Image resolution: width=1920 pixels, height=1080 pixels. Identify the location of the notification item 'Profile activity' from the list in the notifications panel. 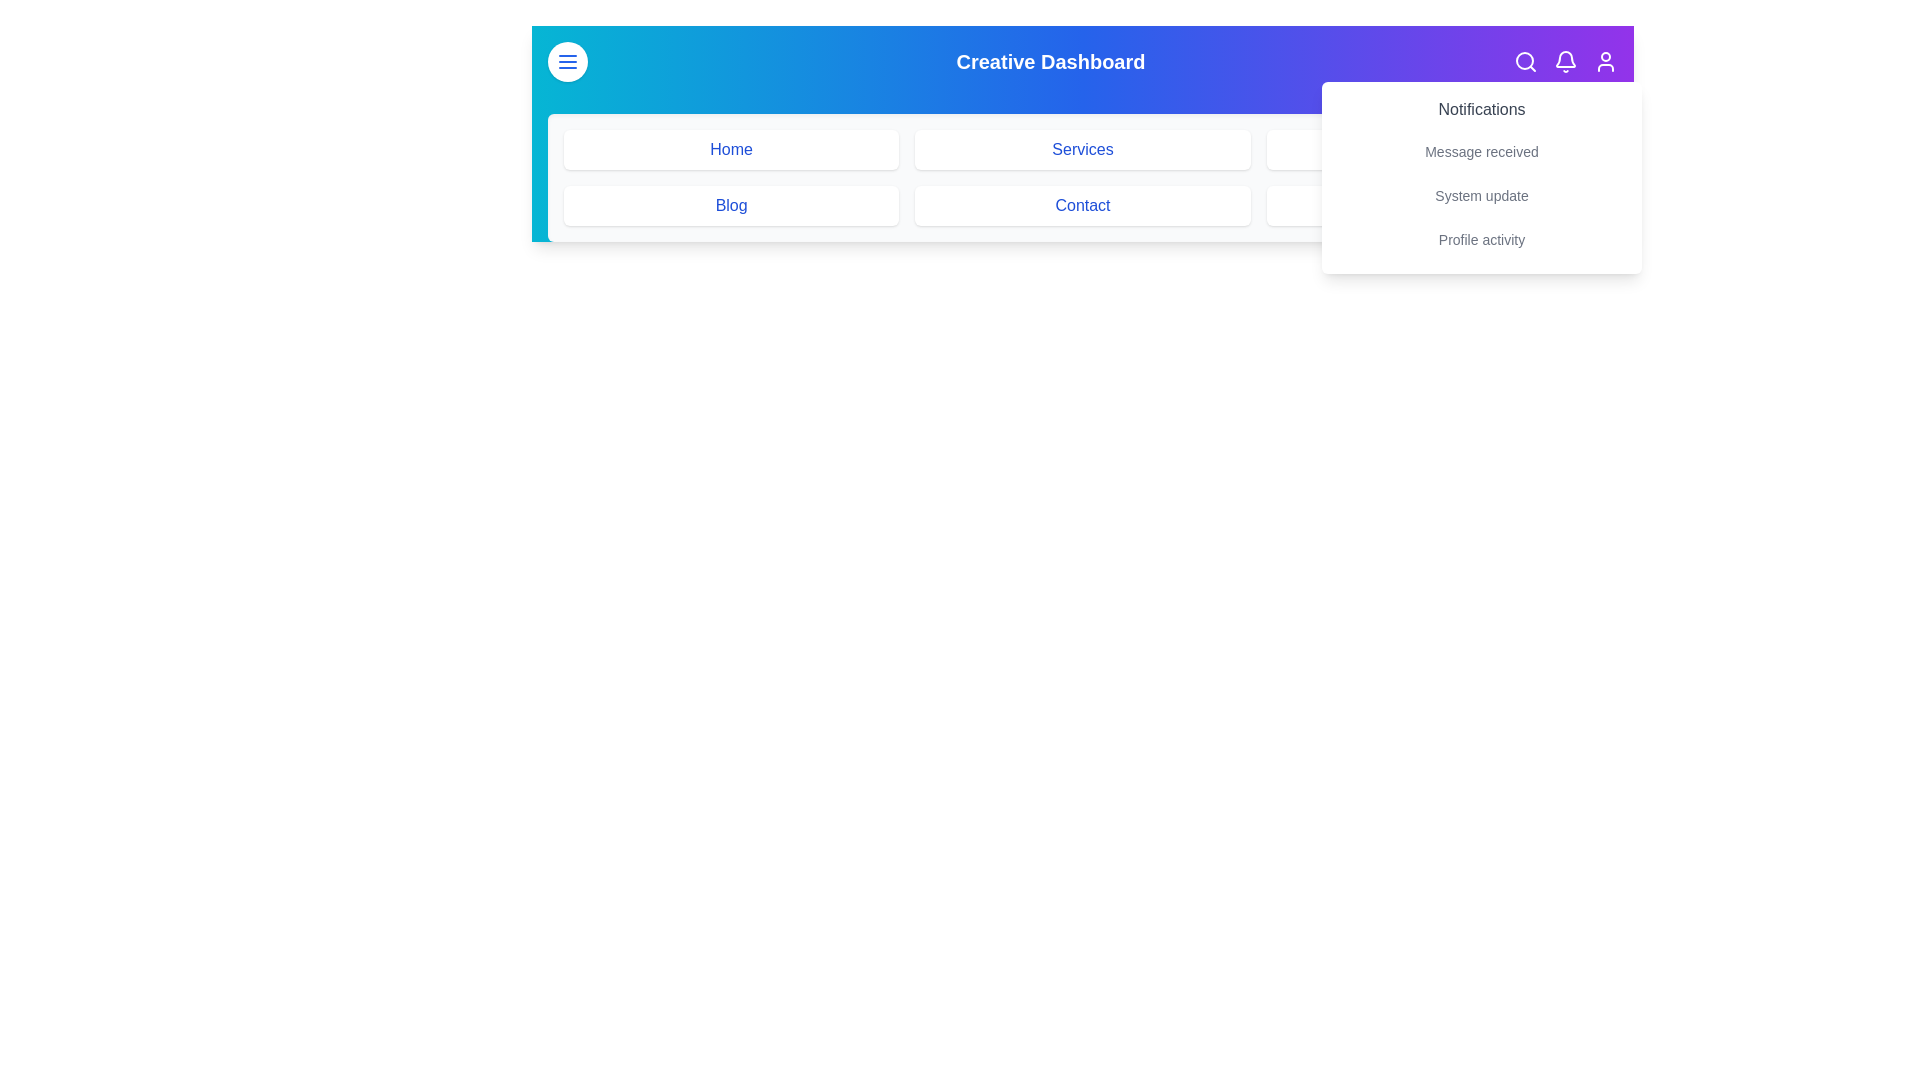
(1482, 238).